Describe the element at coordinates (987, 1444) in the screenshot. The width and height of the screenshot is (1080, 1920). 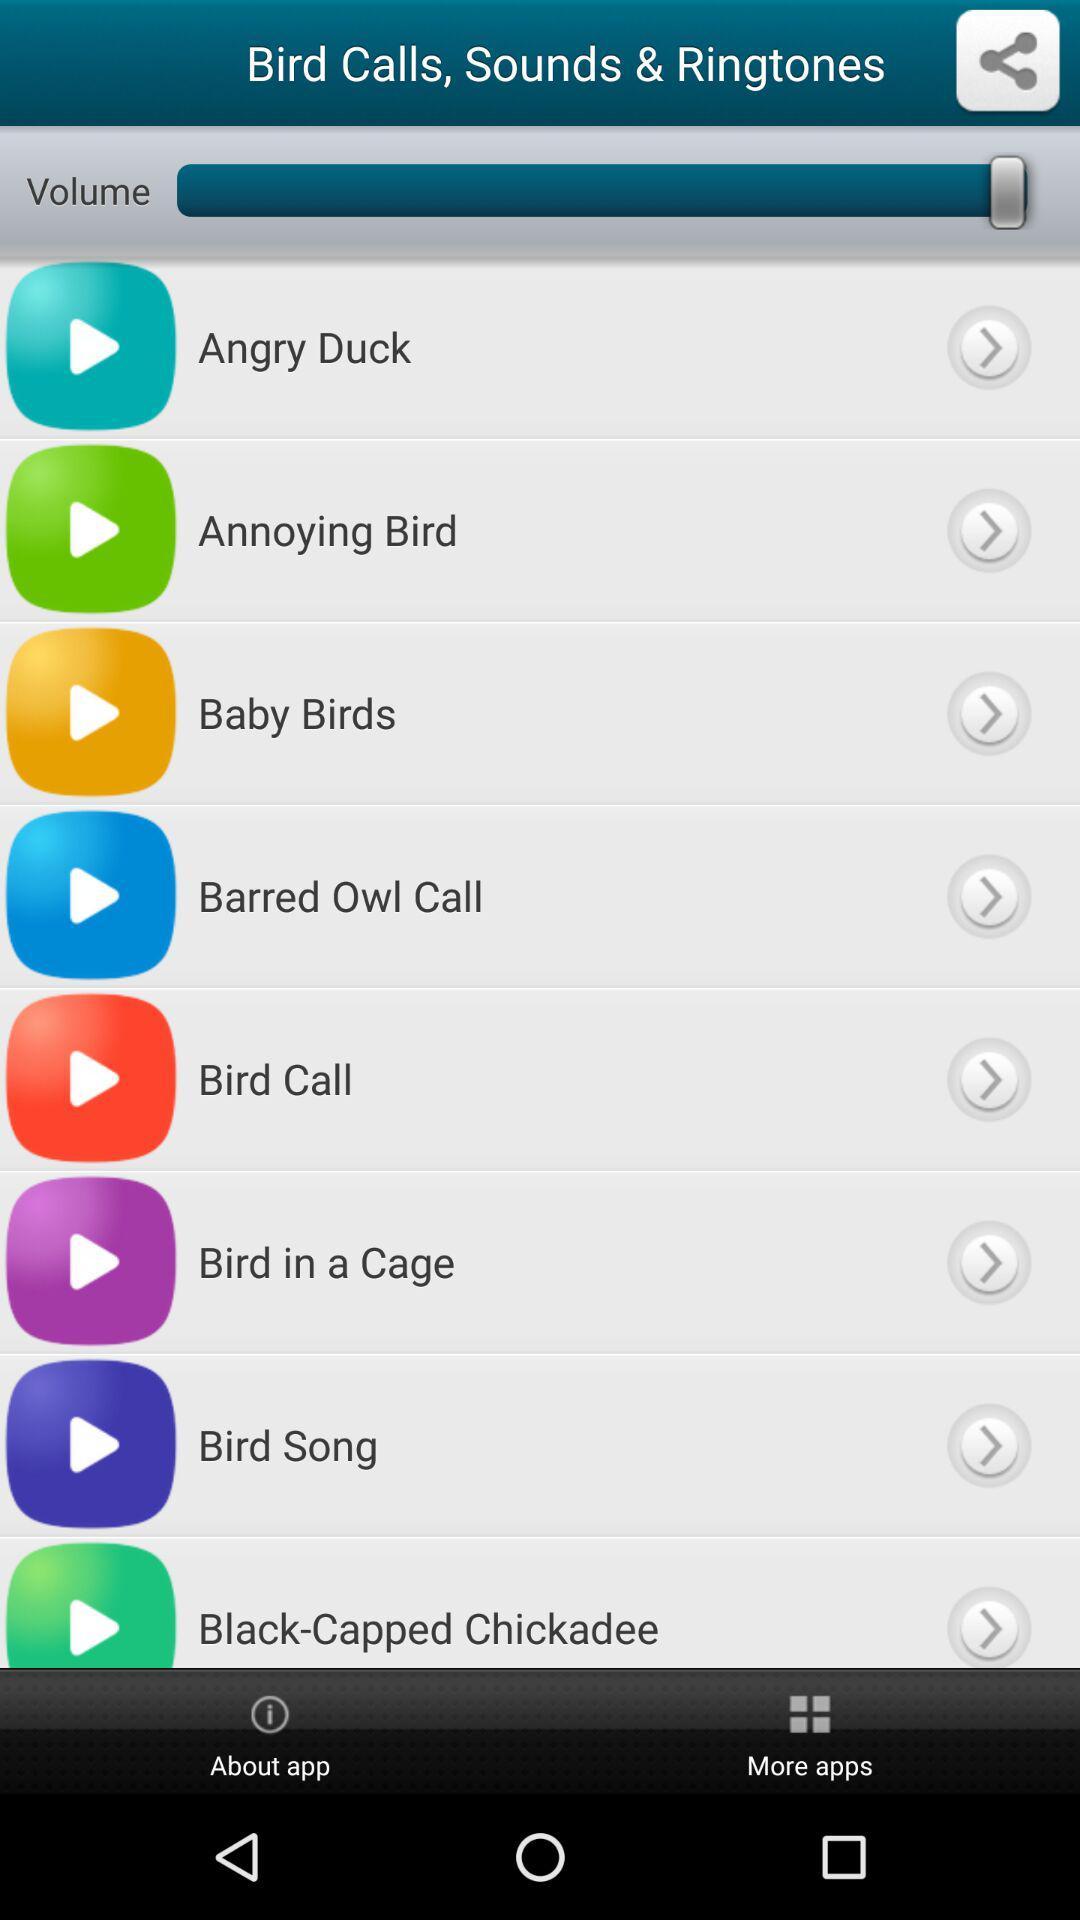
I see `play` at that location.